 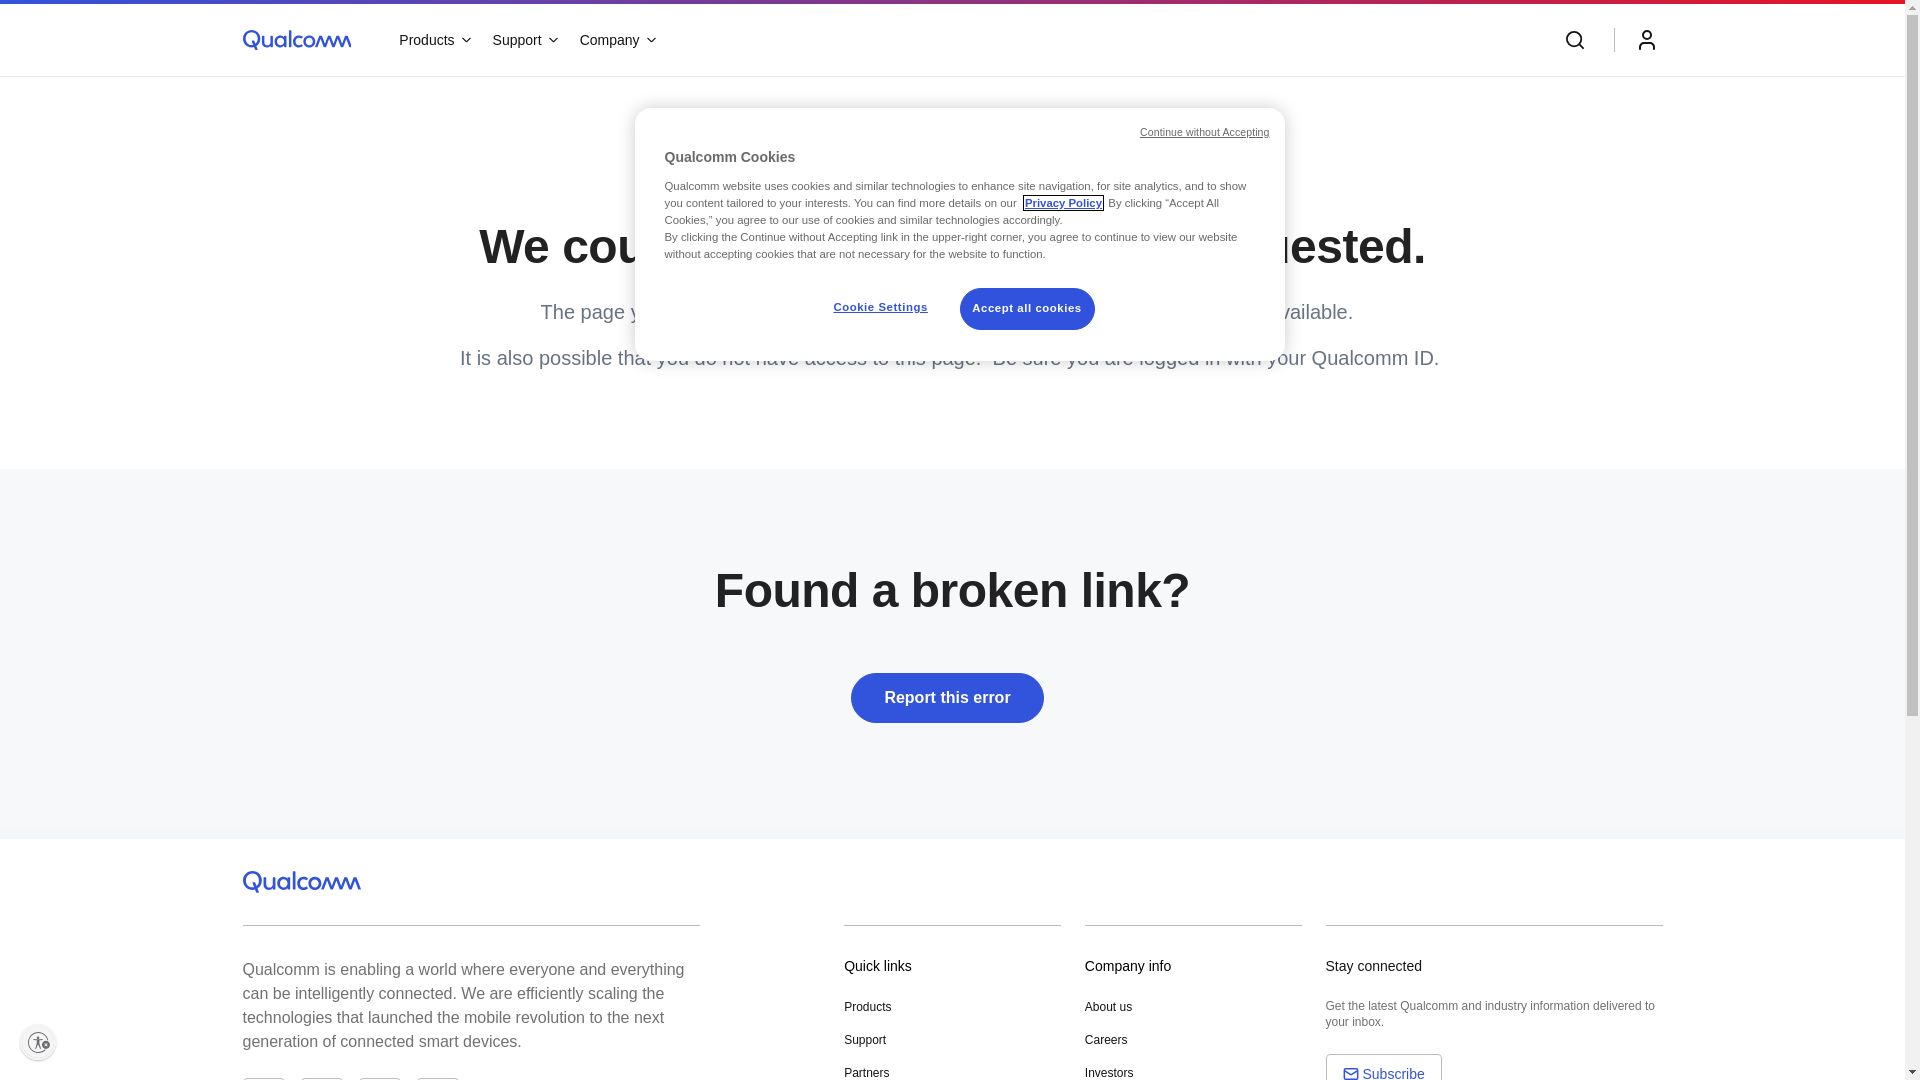 I want to click on 'Careers', so click(x=1105, y=1039).